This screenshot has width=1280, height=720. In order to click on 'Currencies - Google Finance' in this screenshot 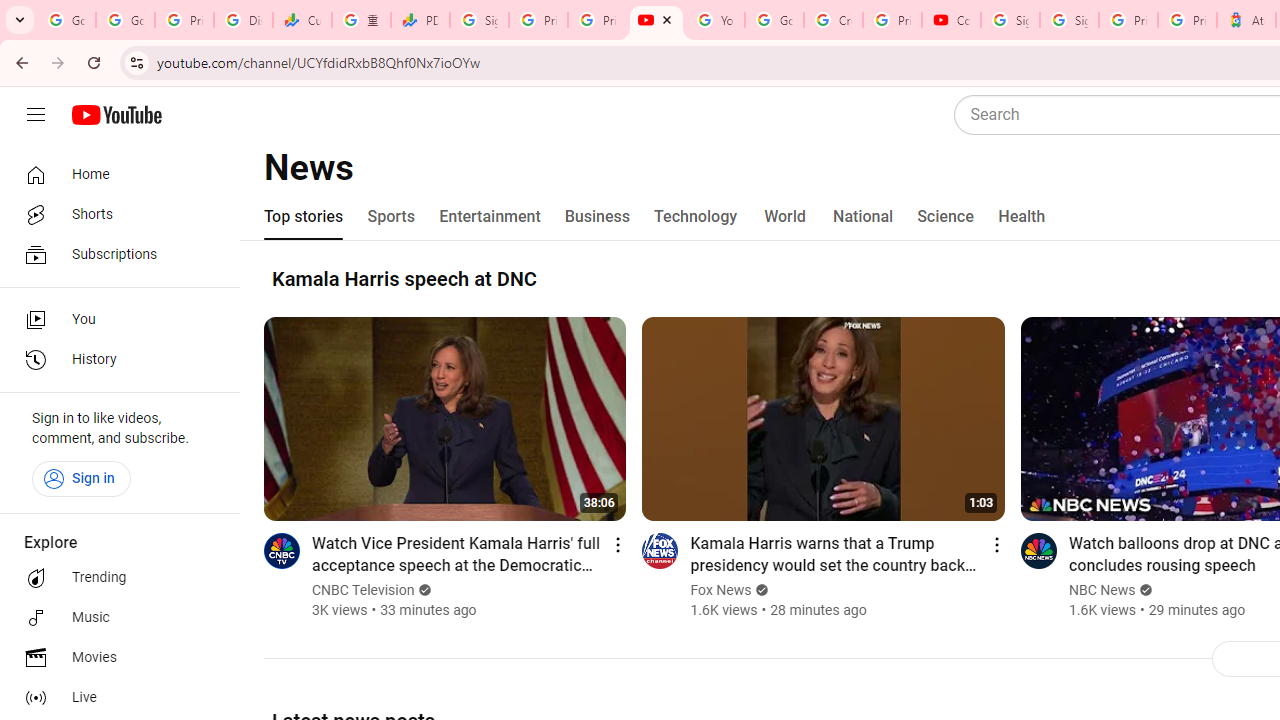, I will do `click(301, 20)`.